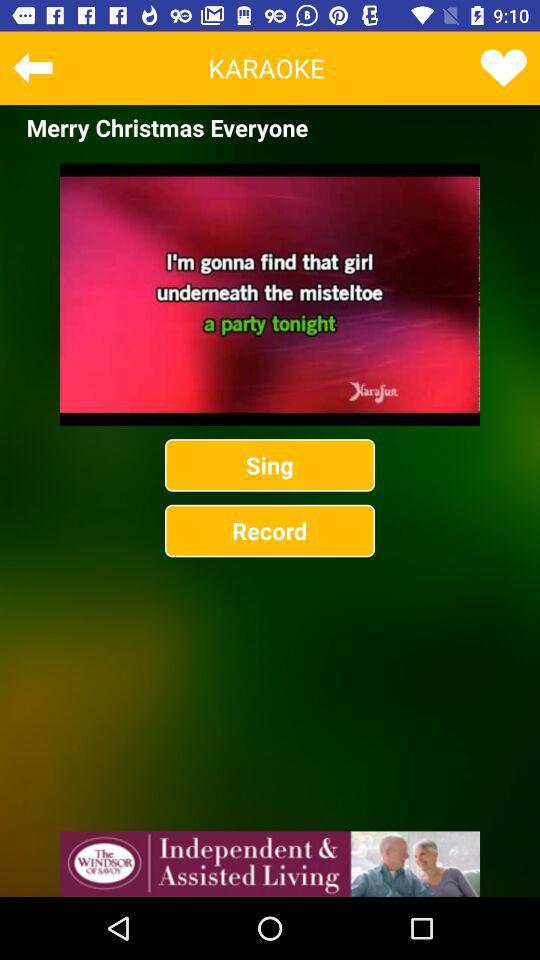  Describe the element at coordinates (270, 863) in the screenshot. I see `open advertisement` at that location.